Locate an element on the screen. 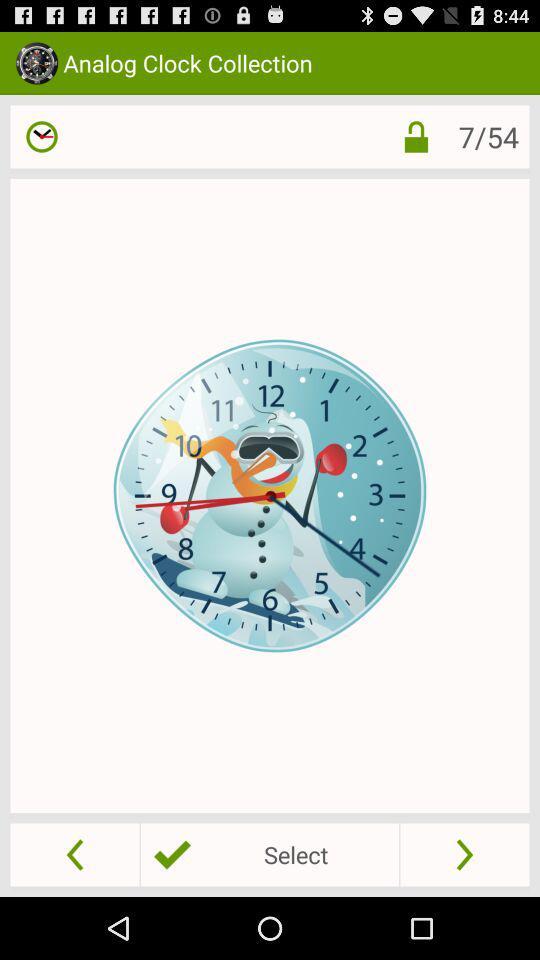 This screenshot has width=540, height=960. next button is located at coordinates (464, 853).